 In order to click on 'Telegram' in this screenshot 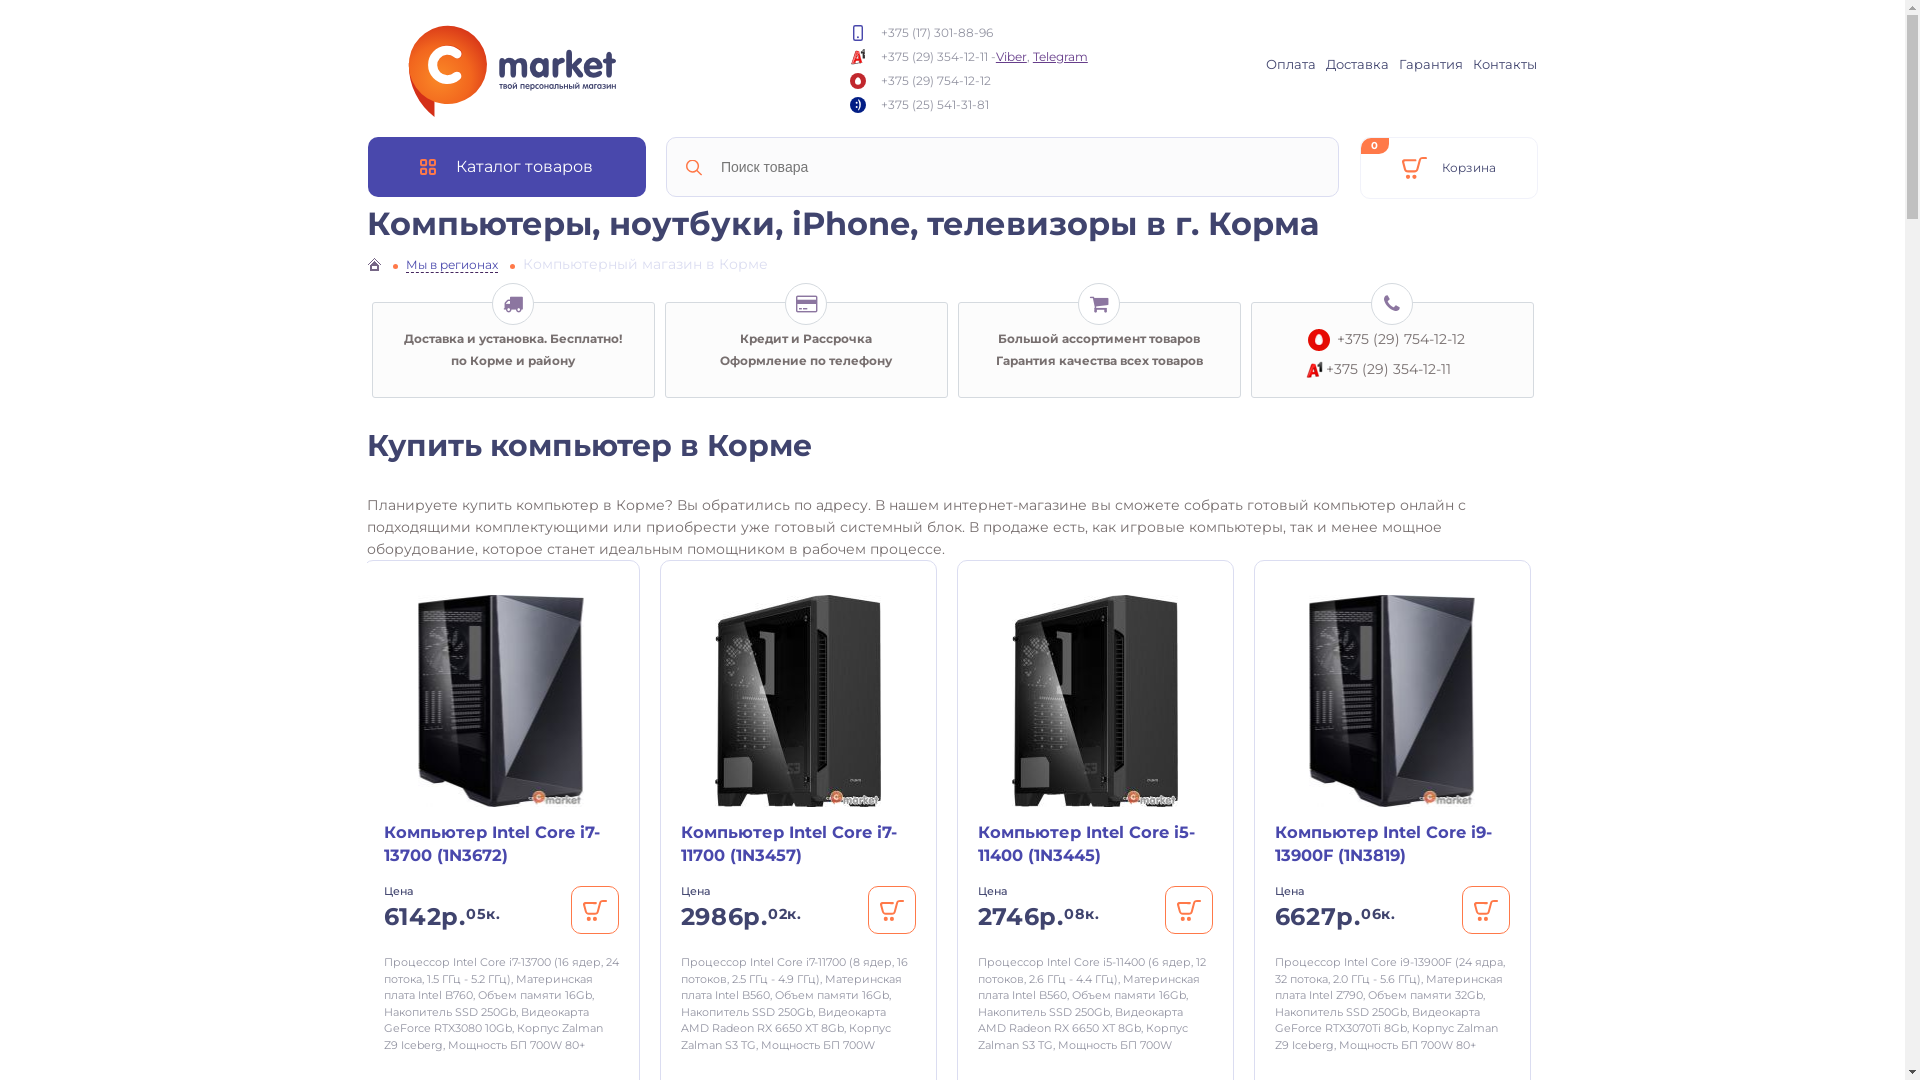, I will do `click(1059, 54)`.